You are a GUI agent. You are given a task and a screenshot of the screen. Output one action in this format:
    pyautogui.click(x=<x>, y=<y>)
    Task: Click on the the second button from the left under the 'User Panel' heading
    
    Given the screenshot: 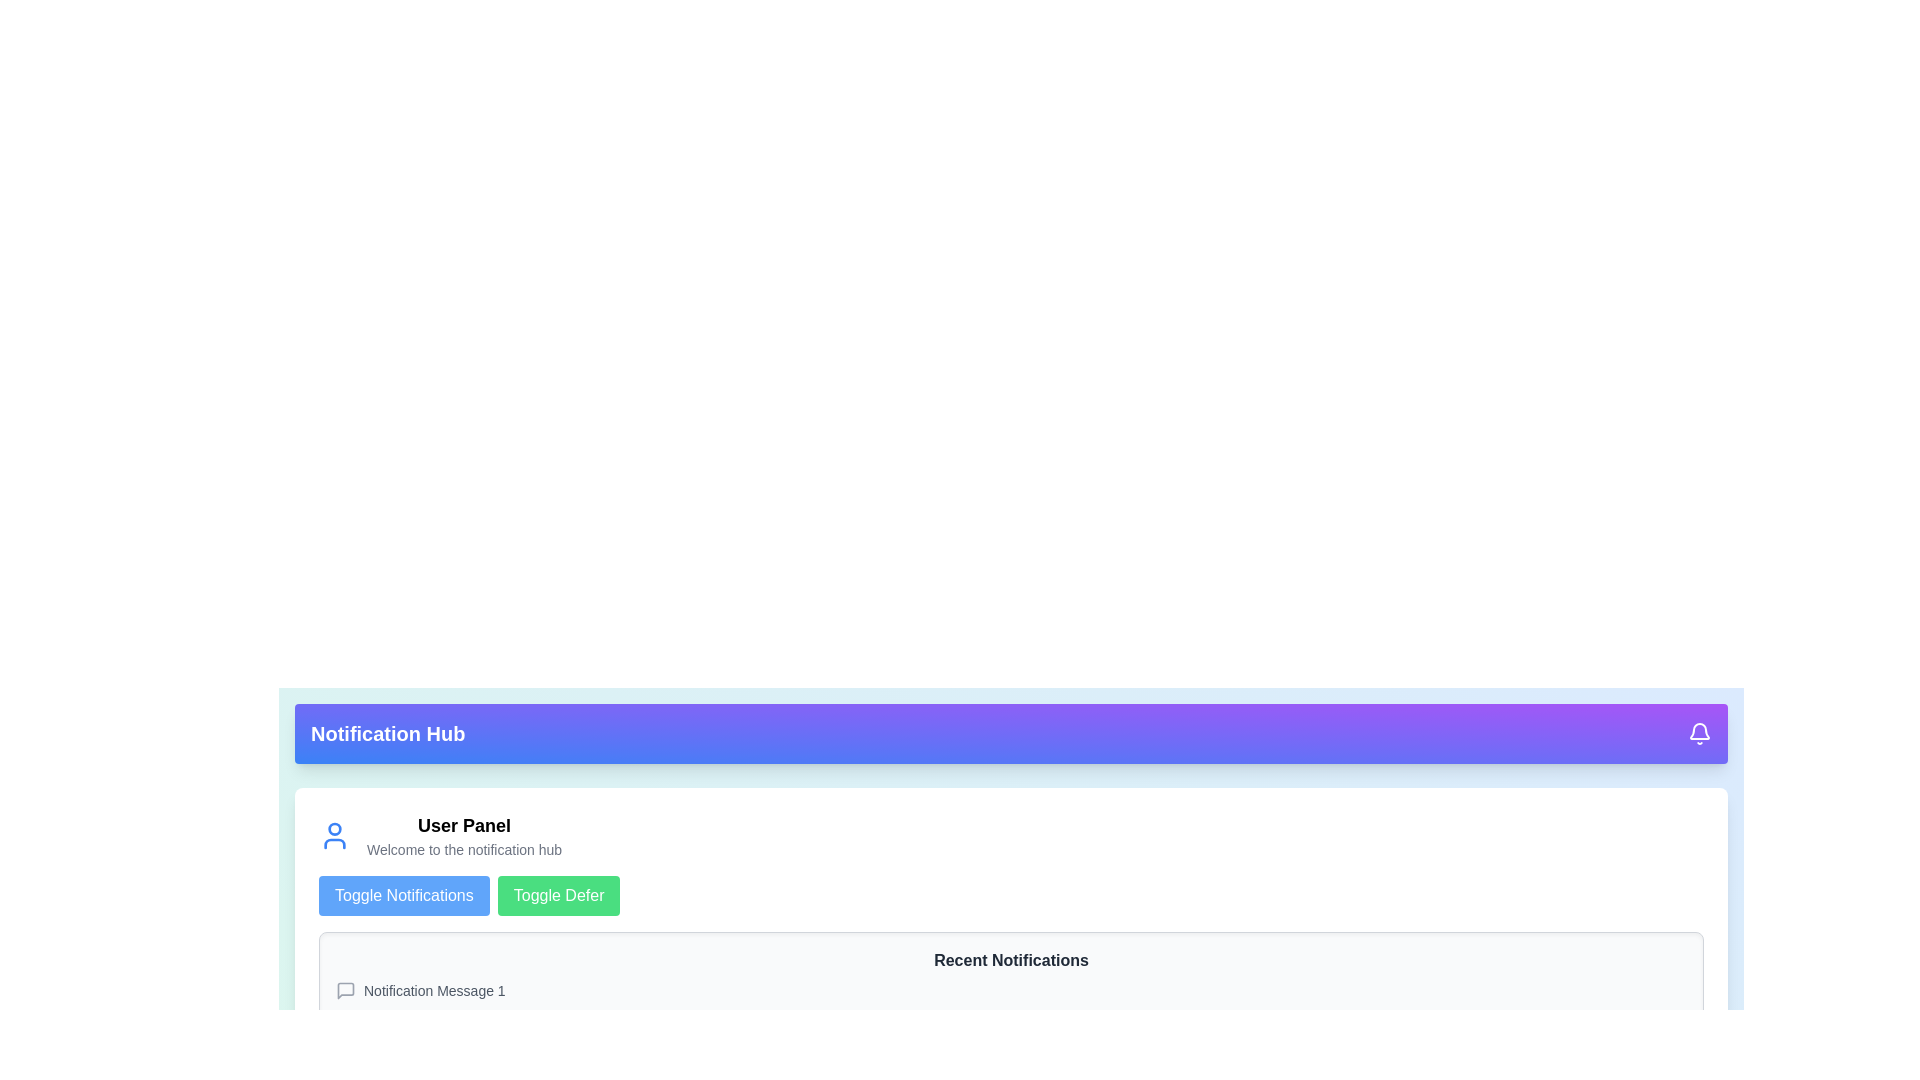 What is the action you would take?
    pyautogui.click(x=559, y=894)
    